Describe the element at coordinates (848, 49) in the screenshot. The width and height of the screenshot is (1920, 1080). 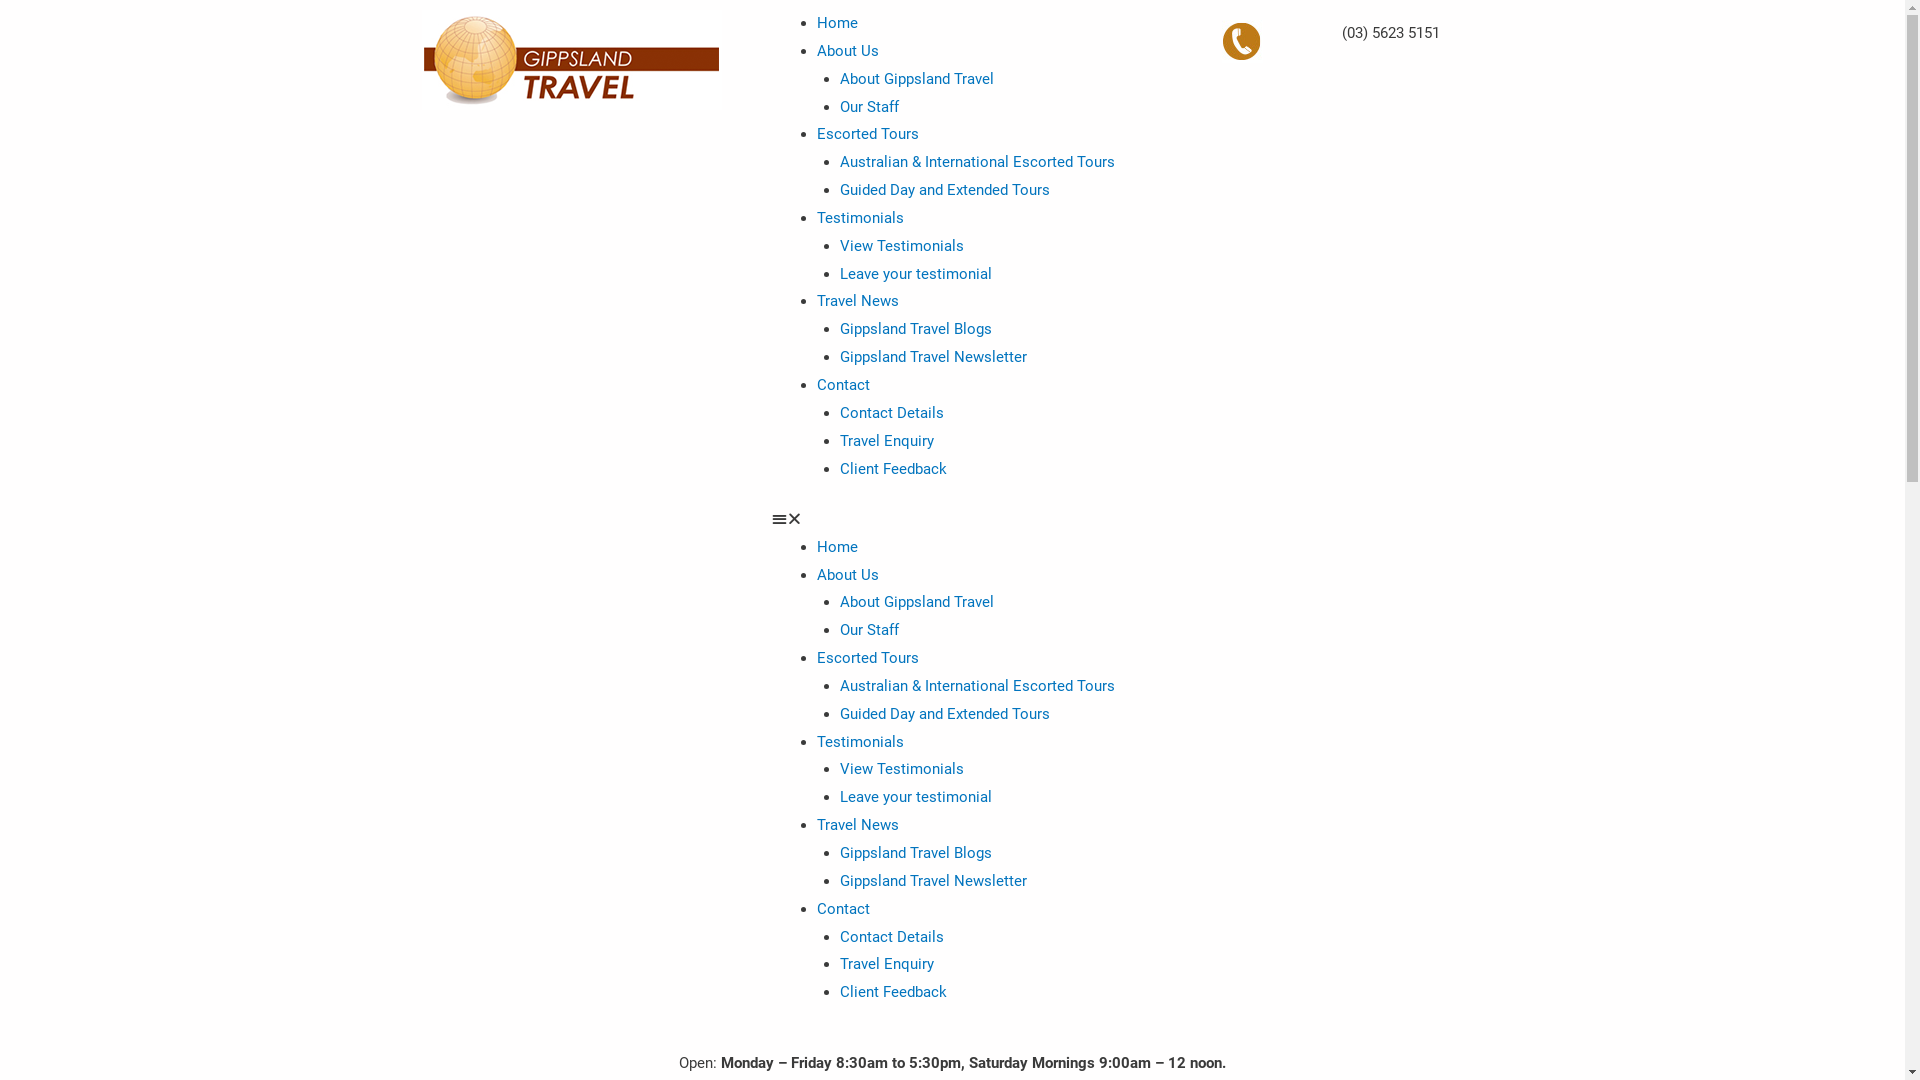
I see `'About Us'` at that location.